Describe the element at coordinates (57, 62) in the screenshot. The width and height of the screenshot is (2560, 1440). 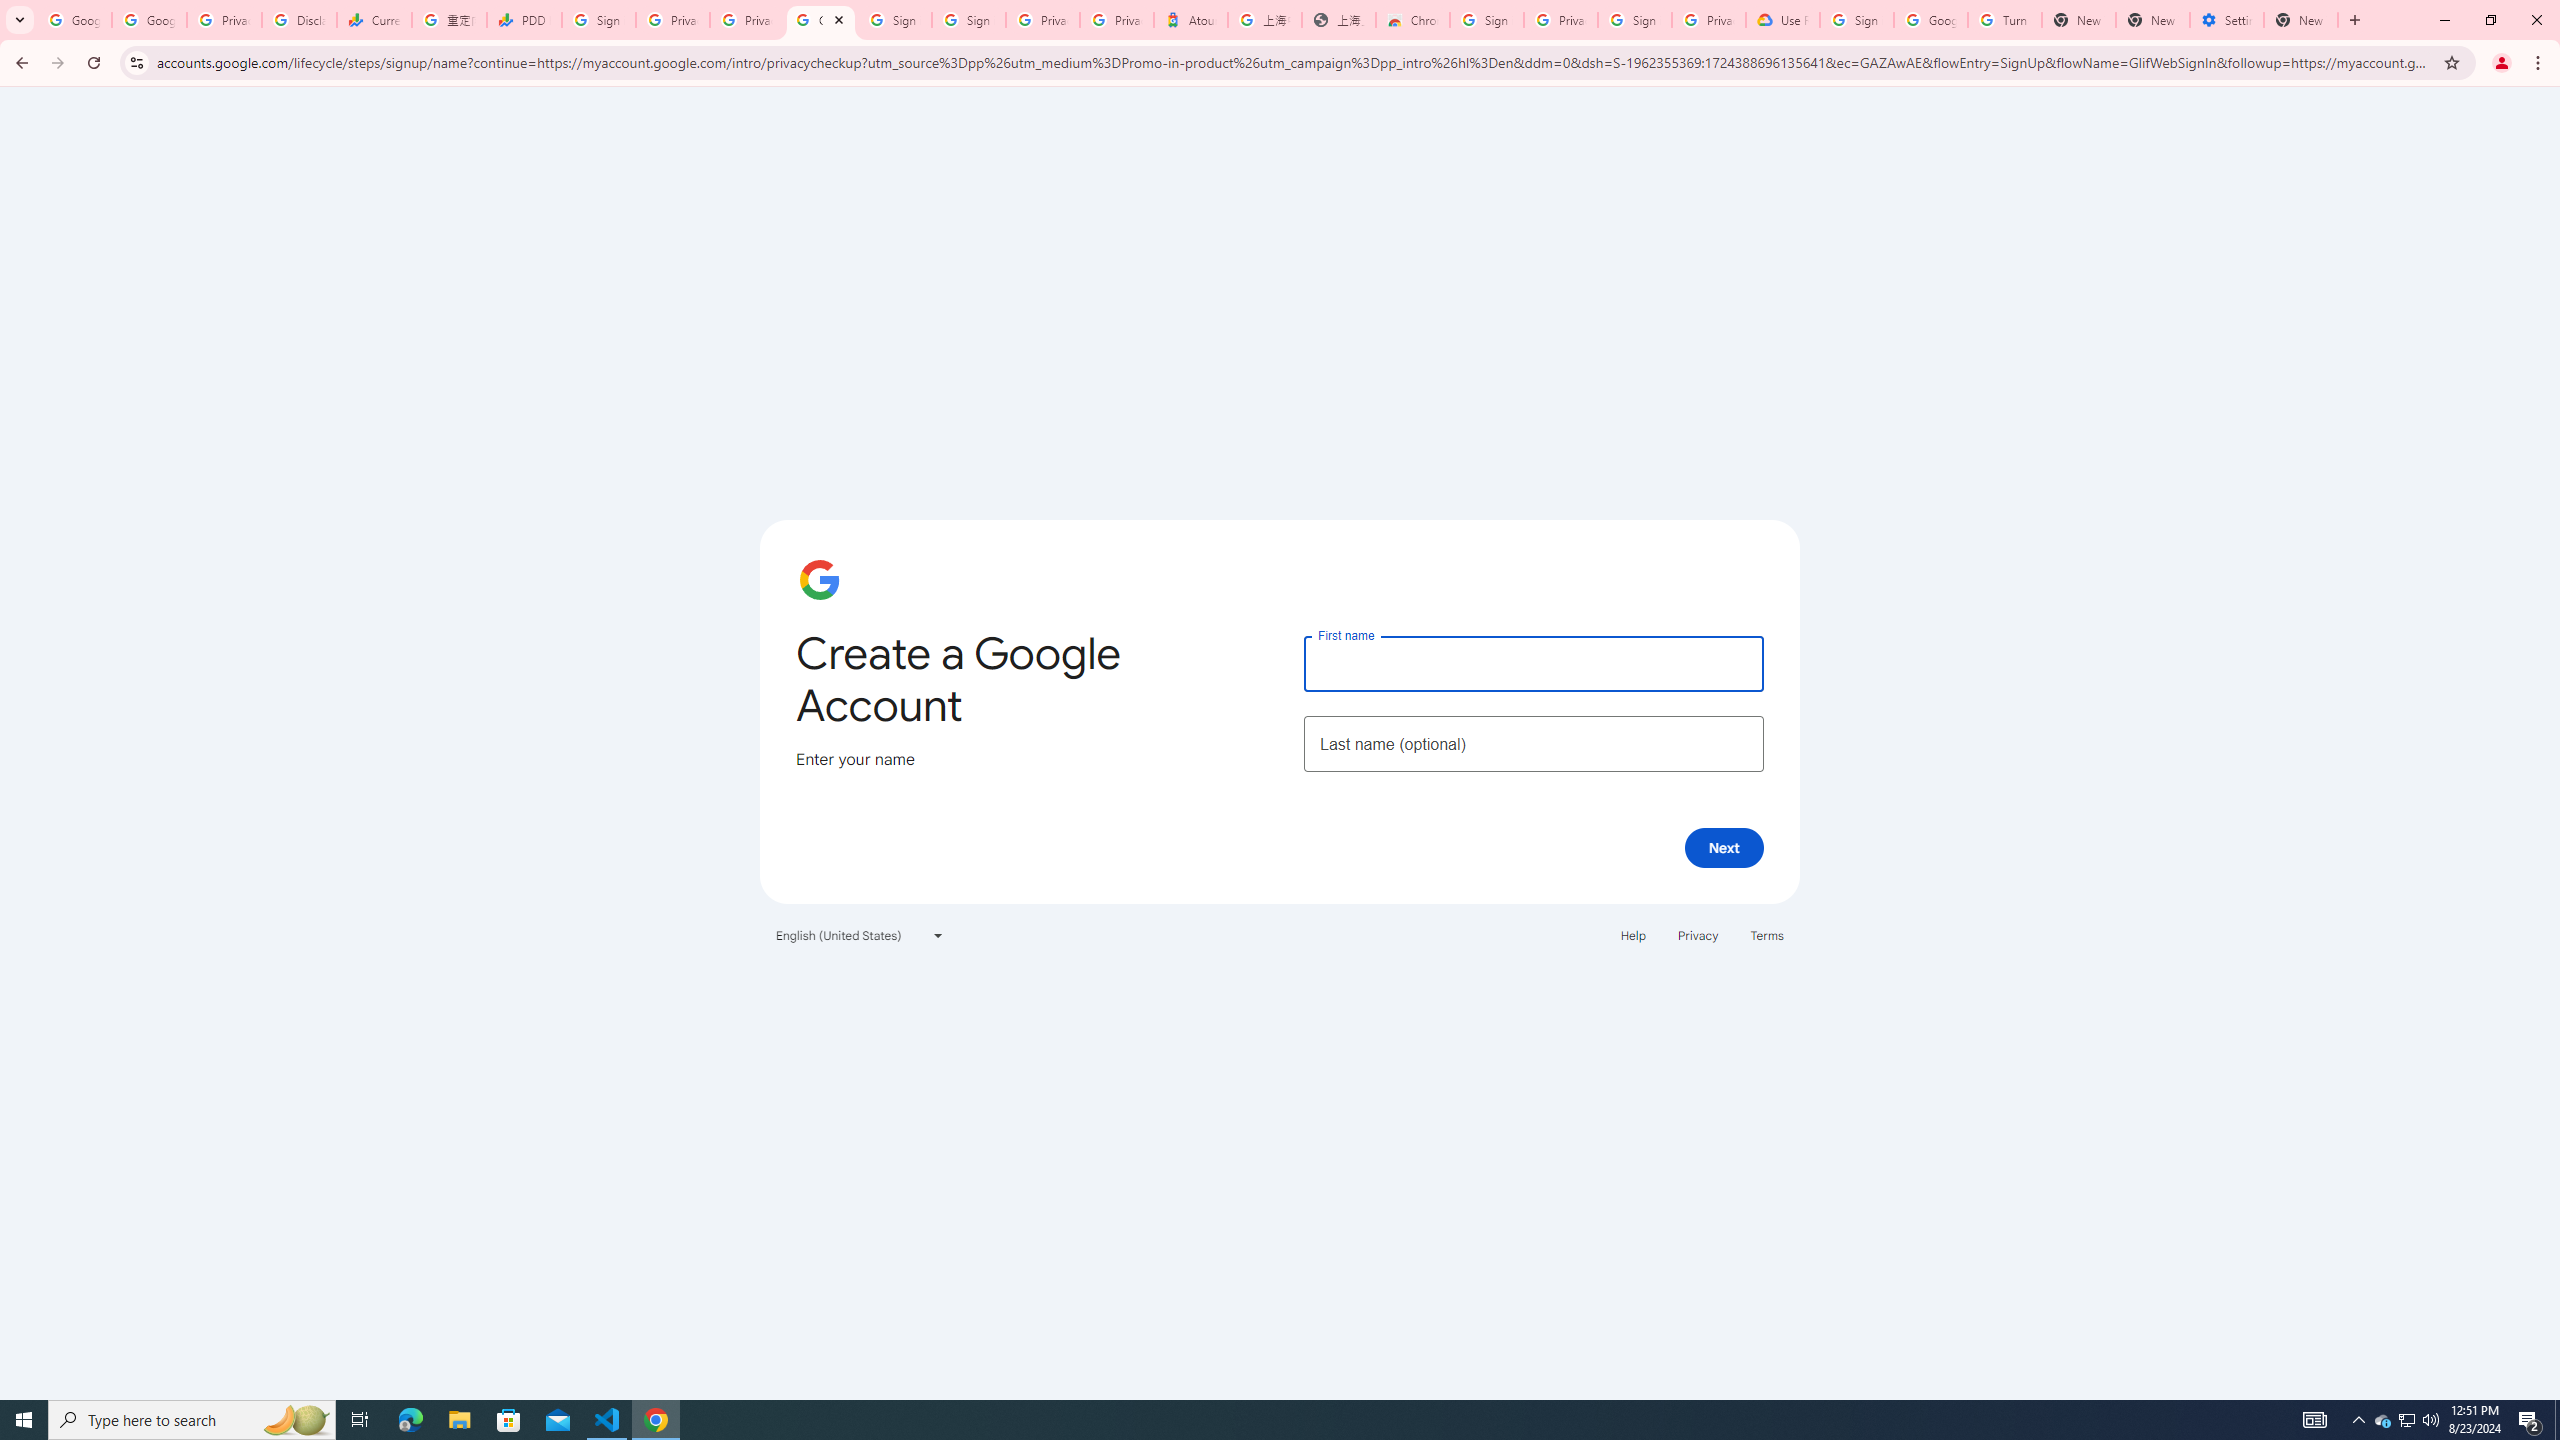
I see `'Forward'` at that location.